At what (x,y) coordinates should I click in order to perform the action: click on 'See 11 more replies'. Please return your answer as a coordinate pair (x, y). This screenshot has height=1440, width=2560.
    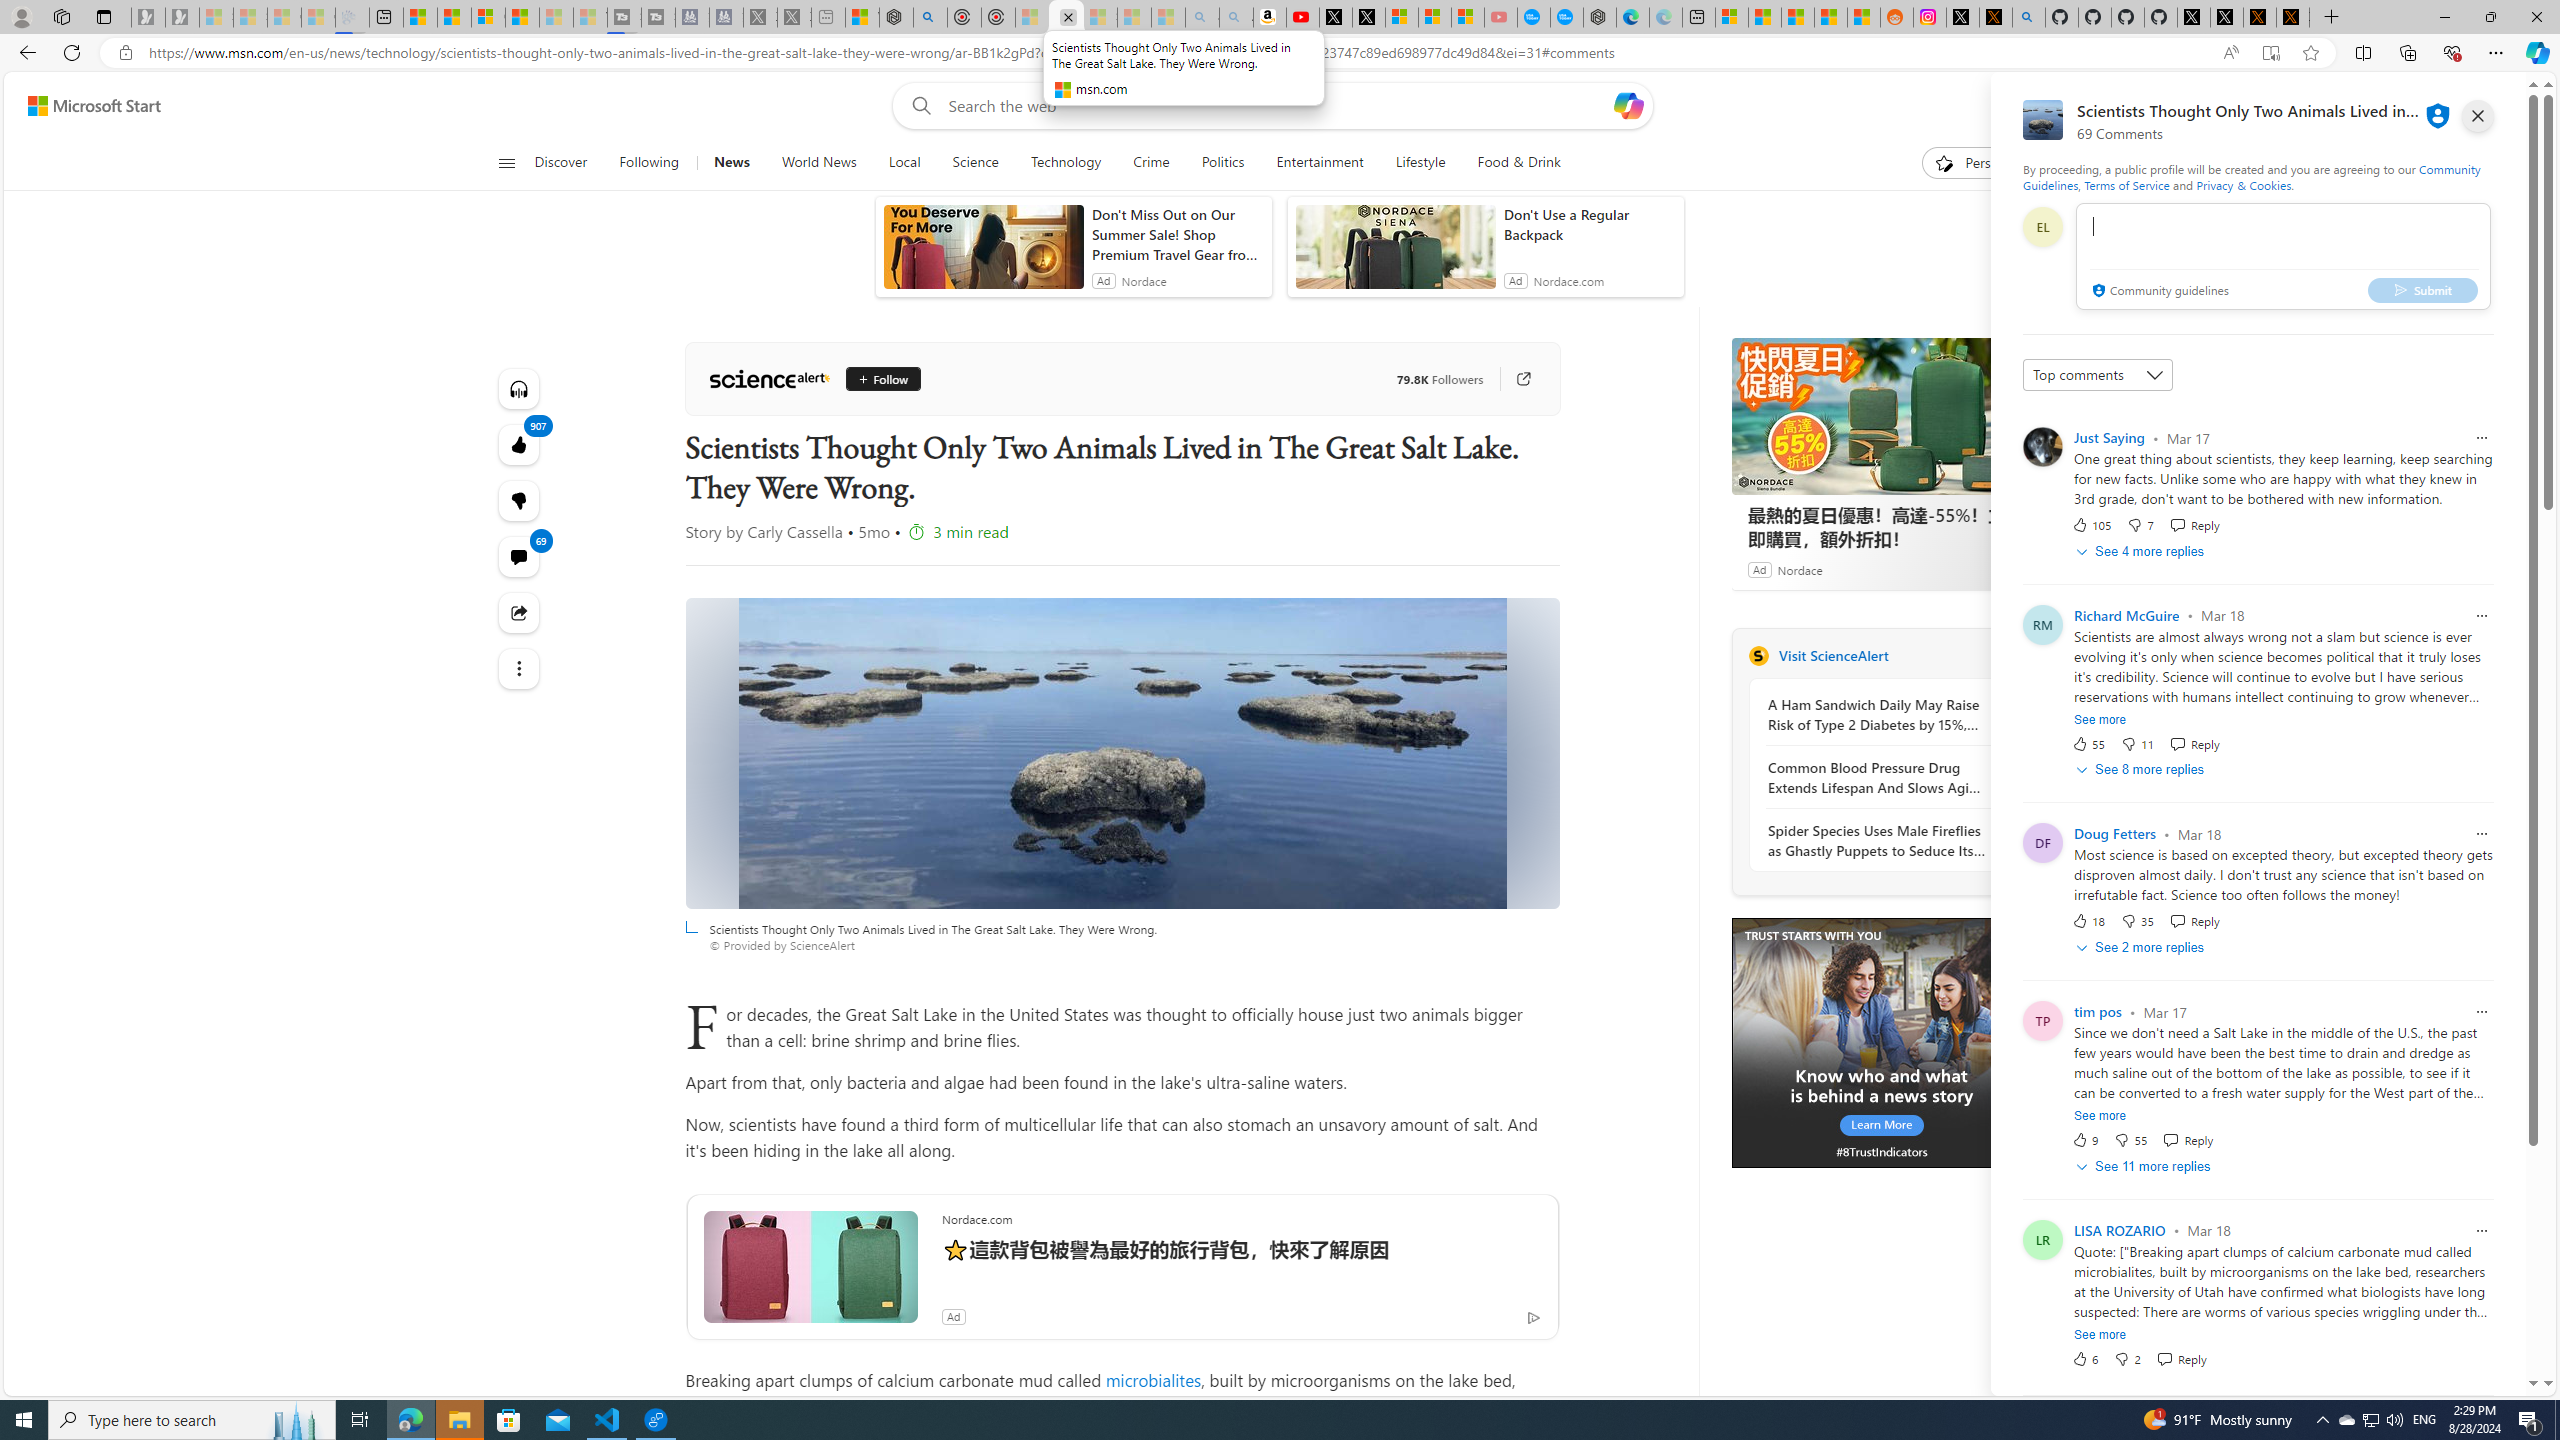
    Looking at the image, I should click on (2144, 1165).